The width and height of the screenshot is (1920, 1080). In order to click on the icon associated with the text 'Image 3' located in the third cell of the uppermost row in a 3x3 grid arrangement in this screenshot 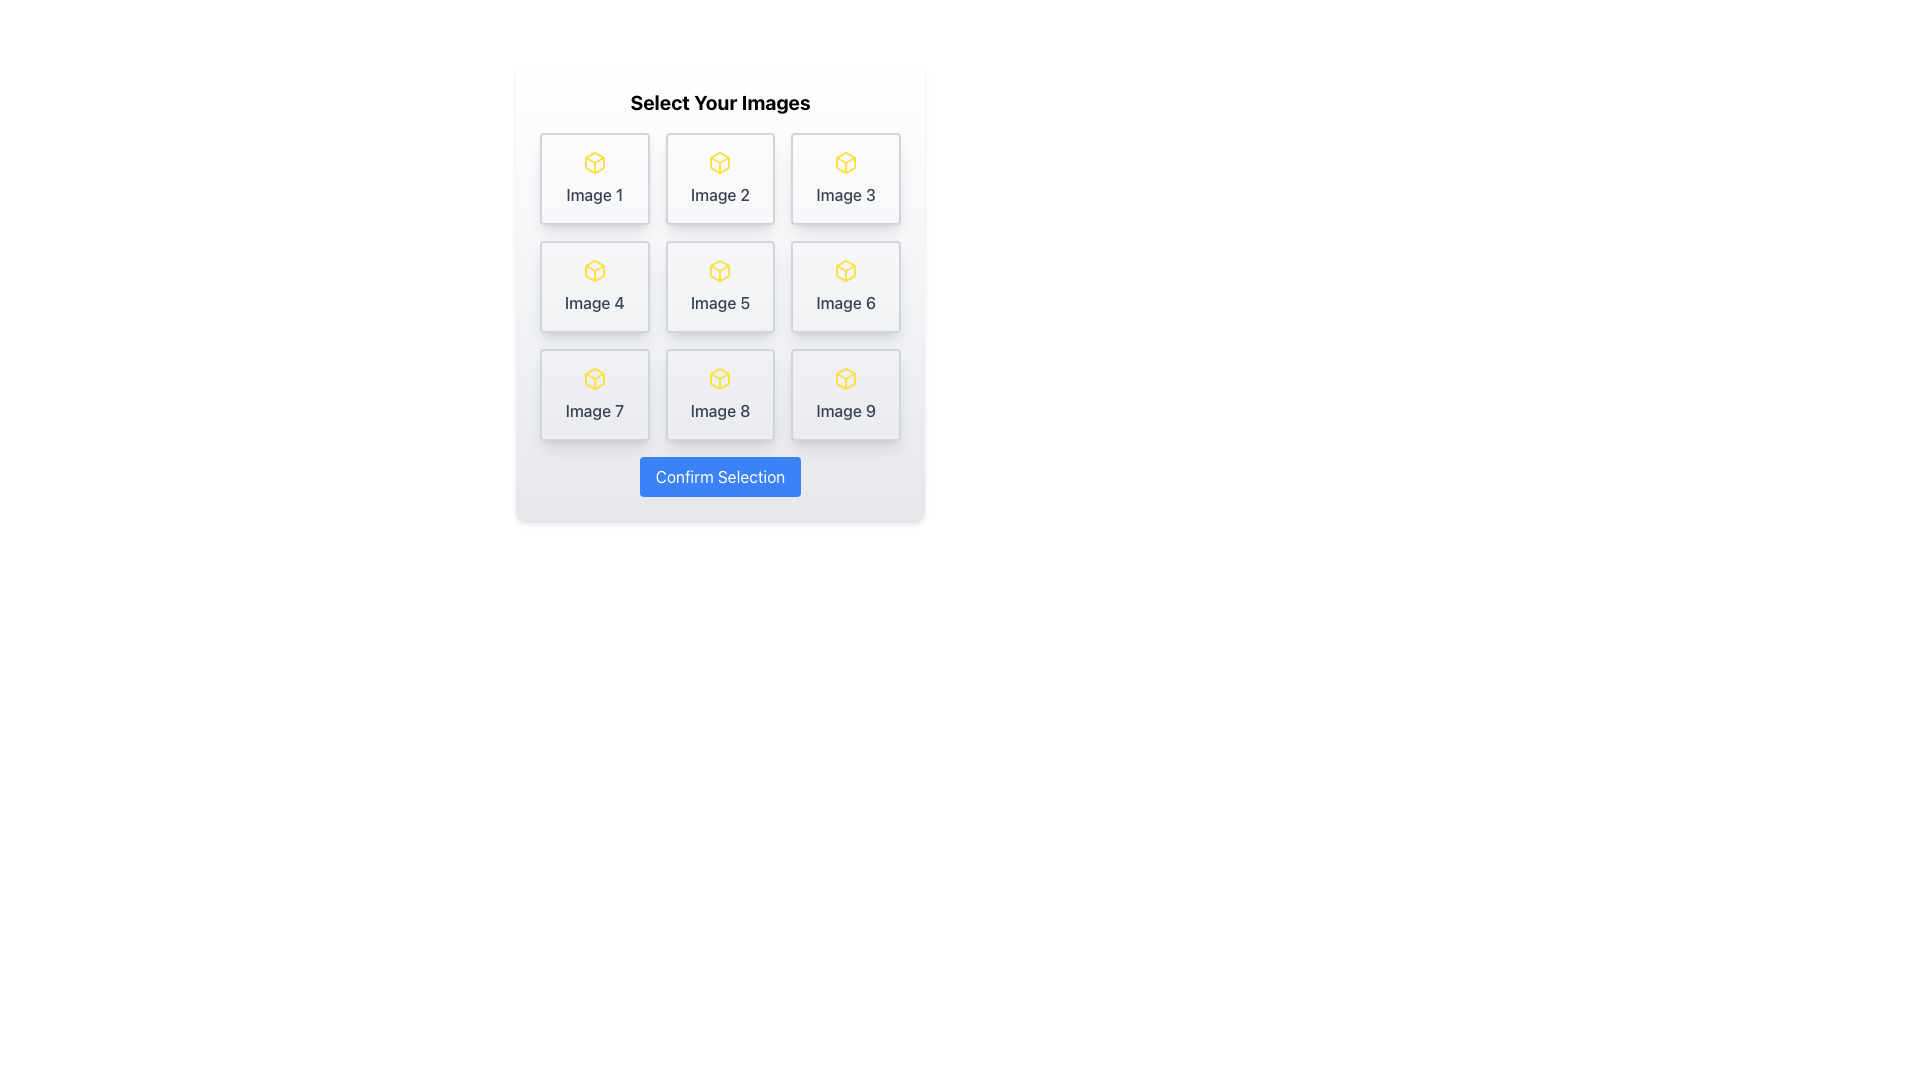, I will do `click(845, 161)`.